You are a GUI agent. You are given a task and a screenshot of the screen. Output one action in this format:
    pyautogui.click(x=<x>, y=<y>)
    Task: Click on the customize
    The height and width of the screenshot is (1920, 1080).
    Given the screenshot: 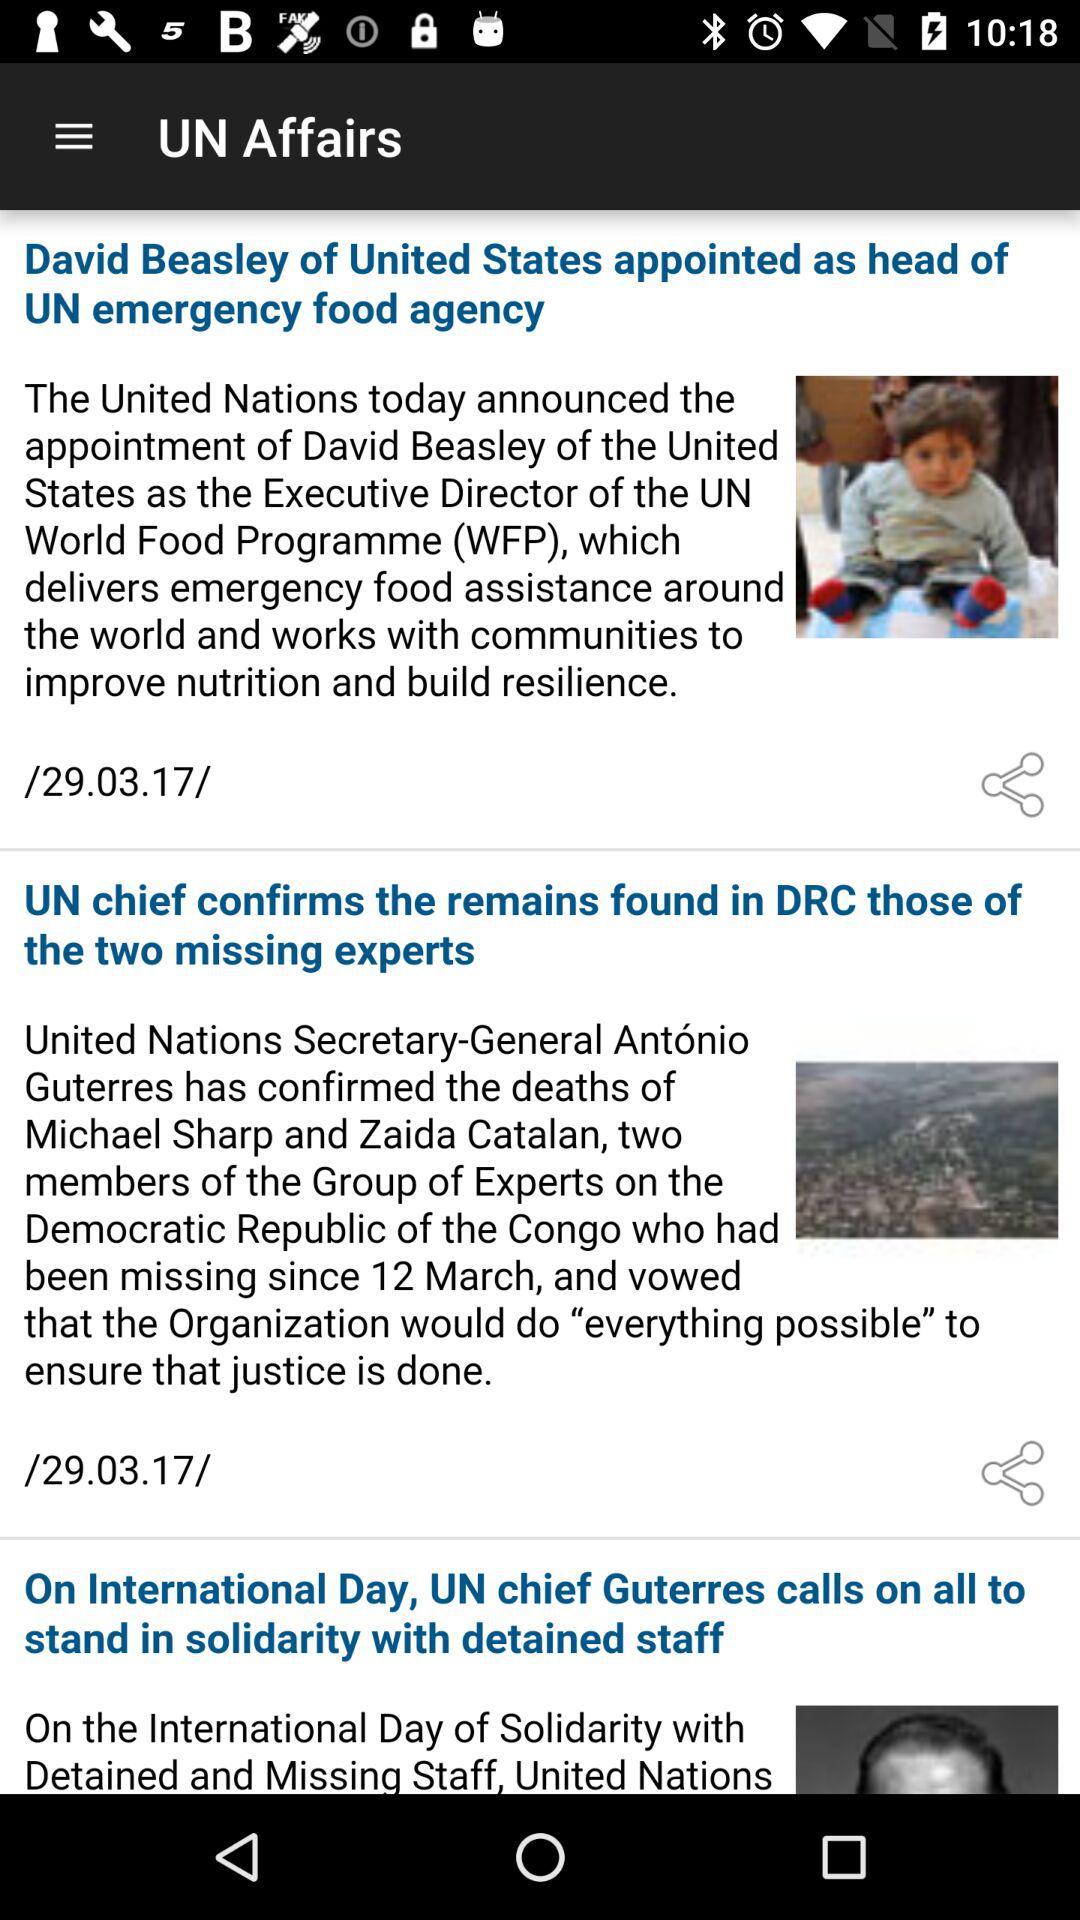 What is the action you would take?
    pyautogui.click(x=1017, y=1473)
    